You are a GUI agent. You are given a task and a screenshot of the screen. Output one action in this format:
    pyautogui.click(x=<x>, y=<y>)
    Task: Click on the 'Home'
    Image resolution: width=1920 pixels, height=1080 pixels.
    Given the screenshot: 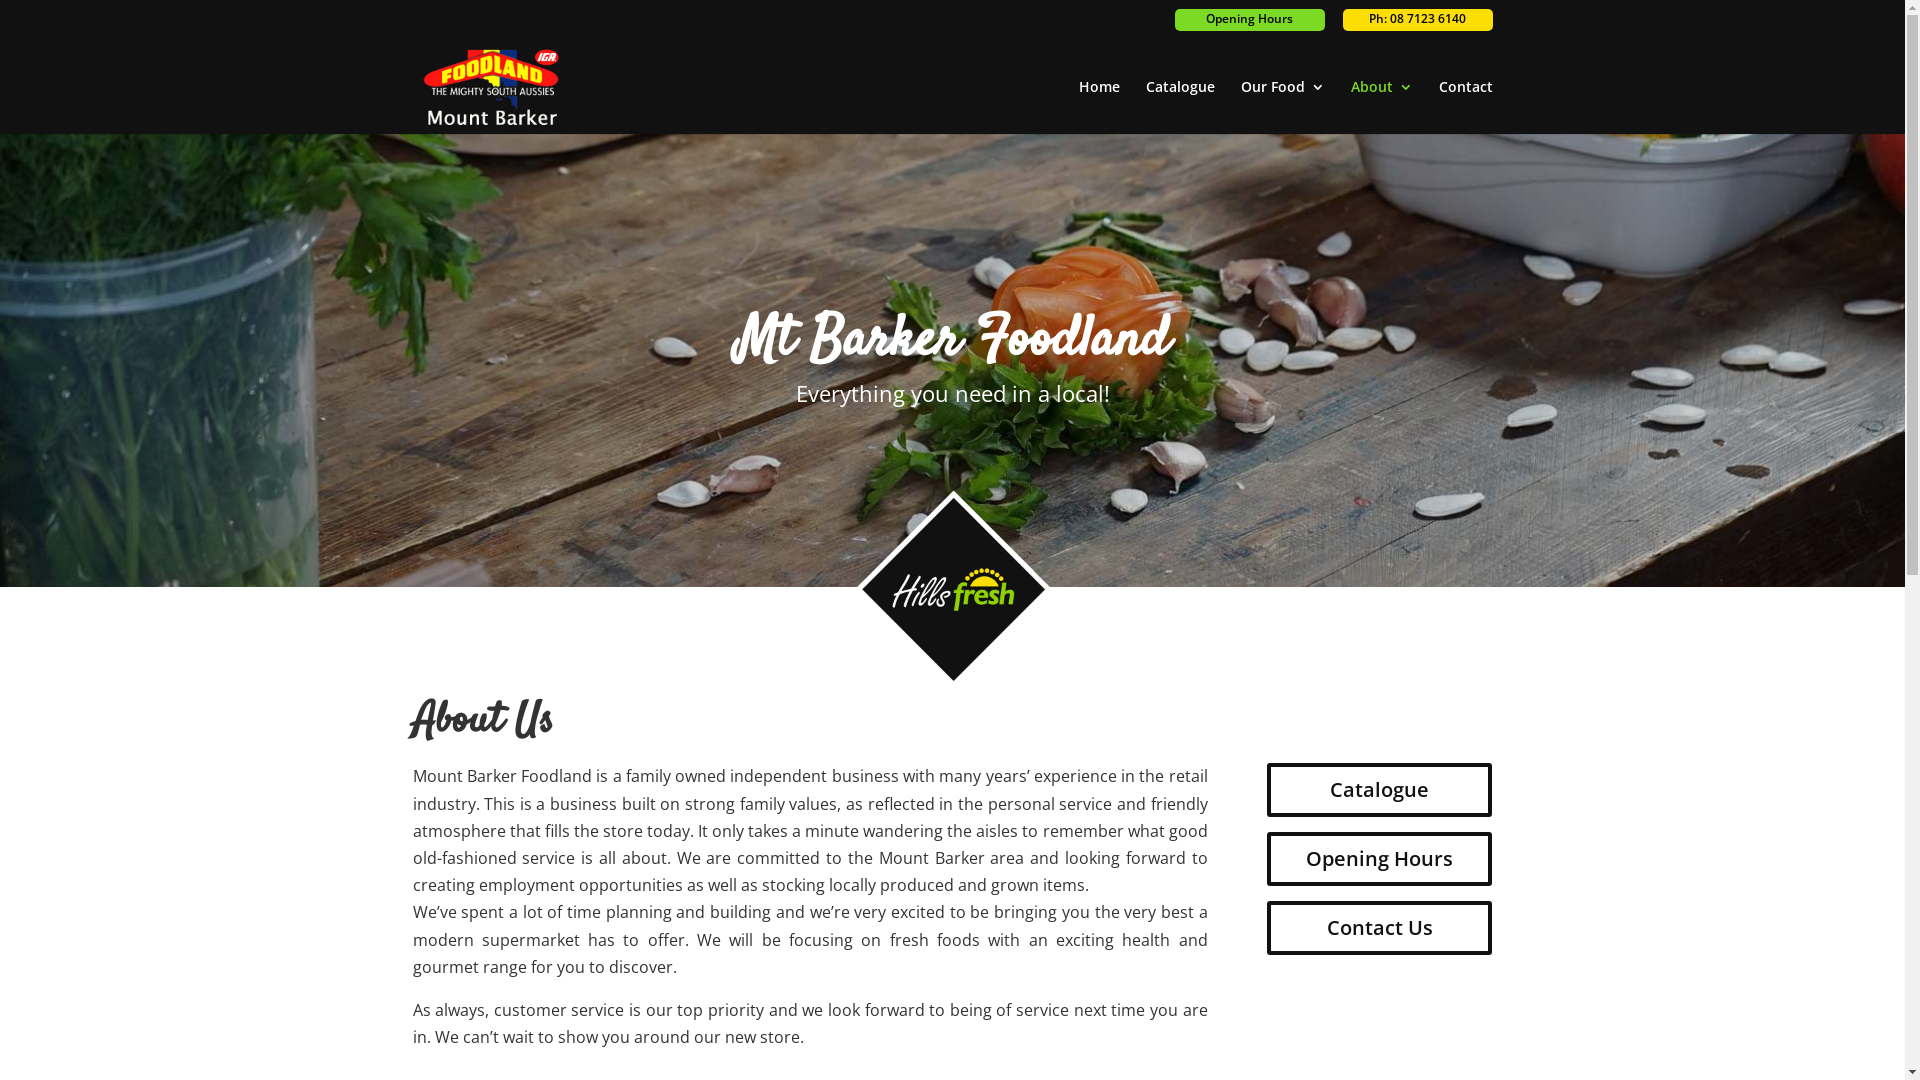 What is the action you would take?
    pyautogui.click(x=1097, y=107)
    